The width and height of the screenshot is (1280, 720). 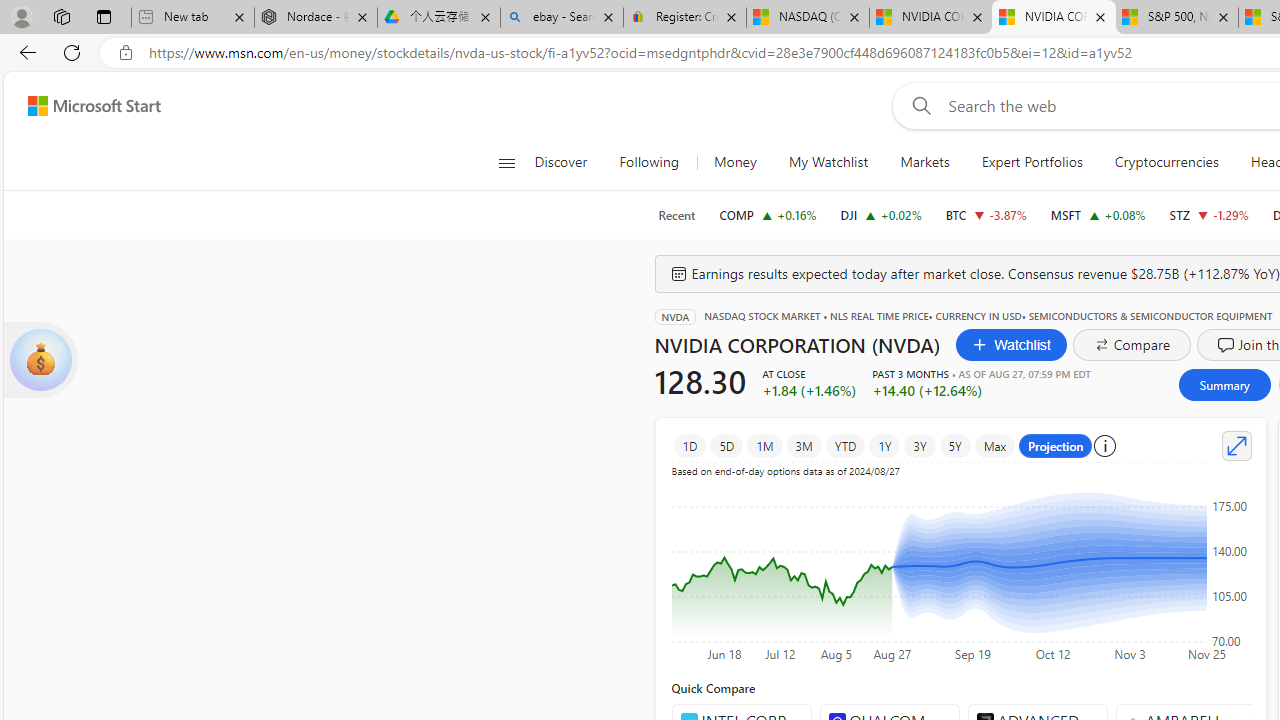 I want to click on 'Web search', so click(x=916, y=105).